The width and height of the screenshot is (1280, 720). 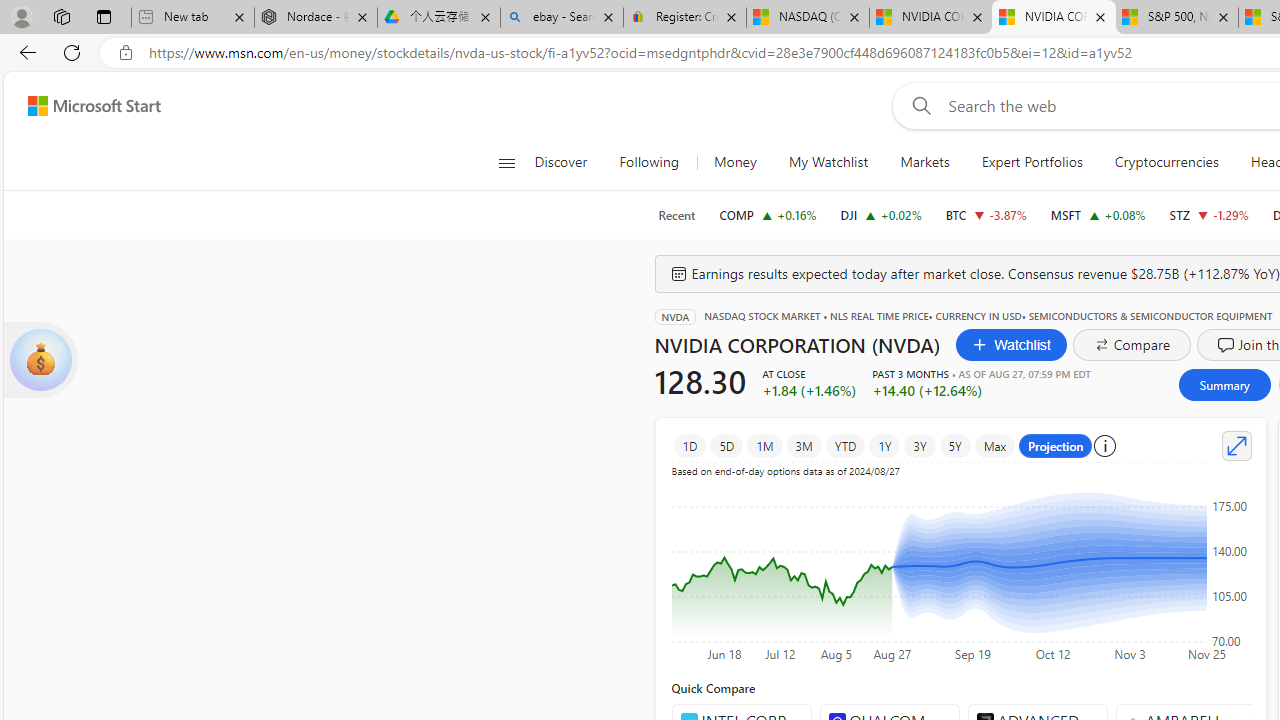 I want to click on 'Web search', so click(x=916, y=105).